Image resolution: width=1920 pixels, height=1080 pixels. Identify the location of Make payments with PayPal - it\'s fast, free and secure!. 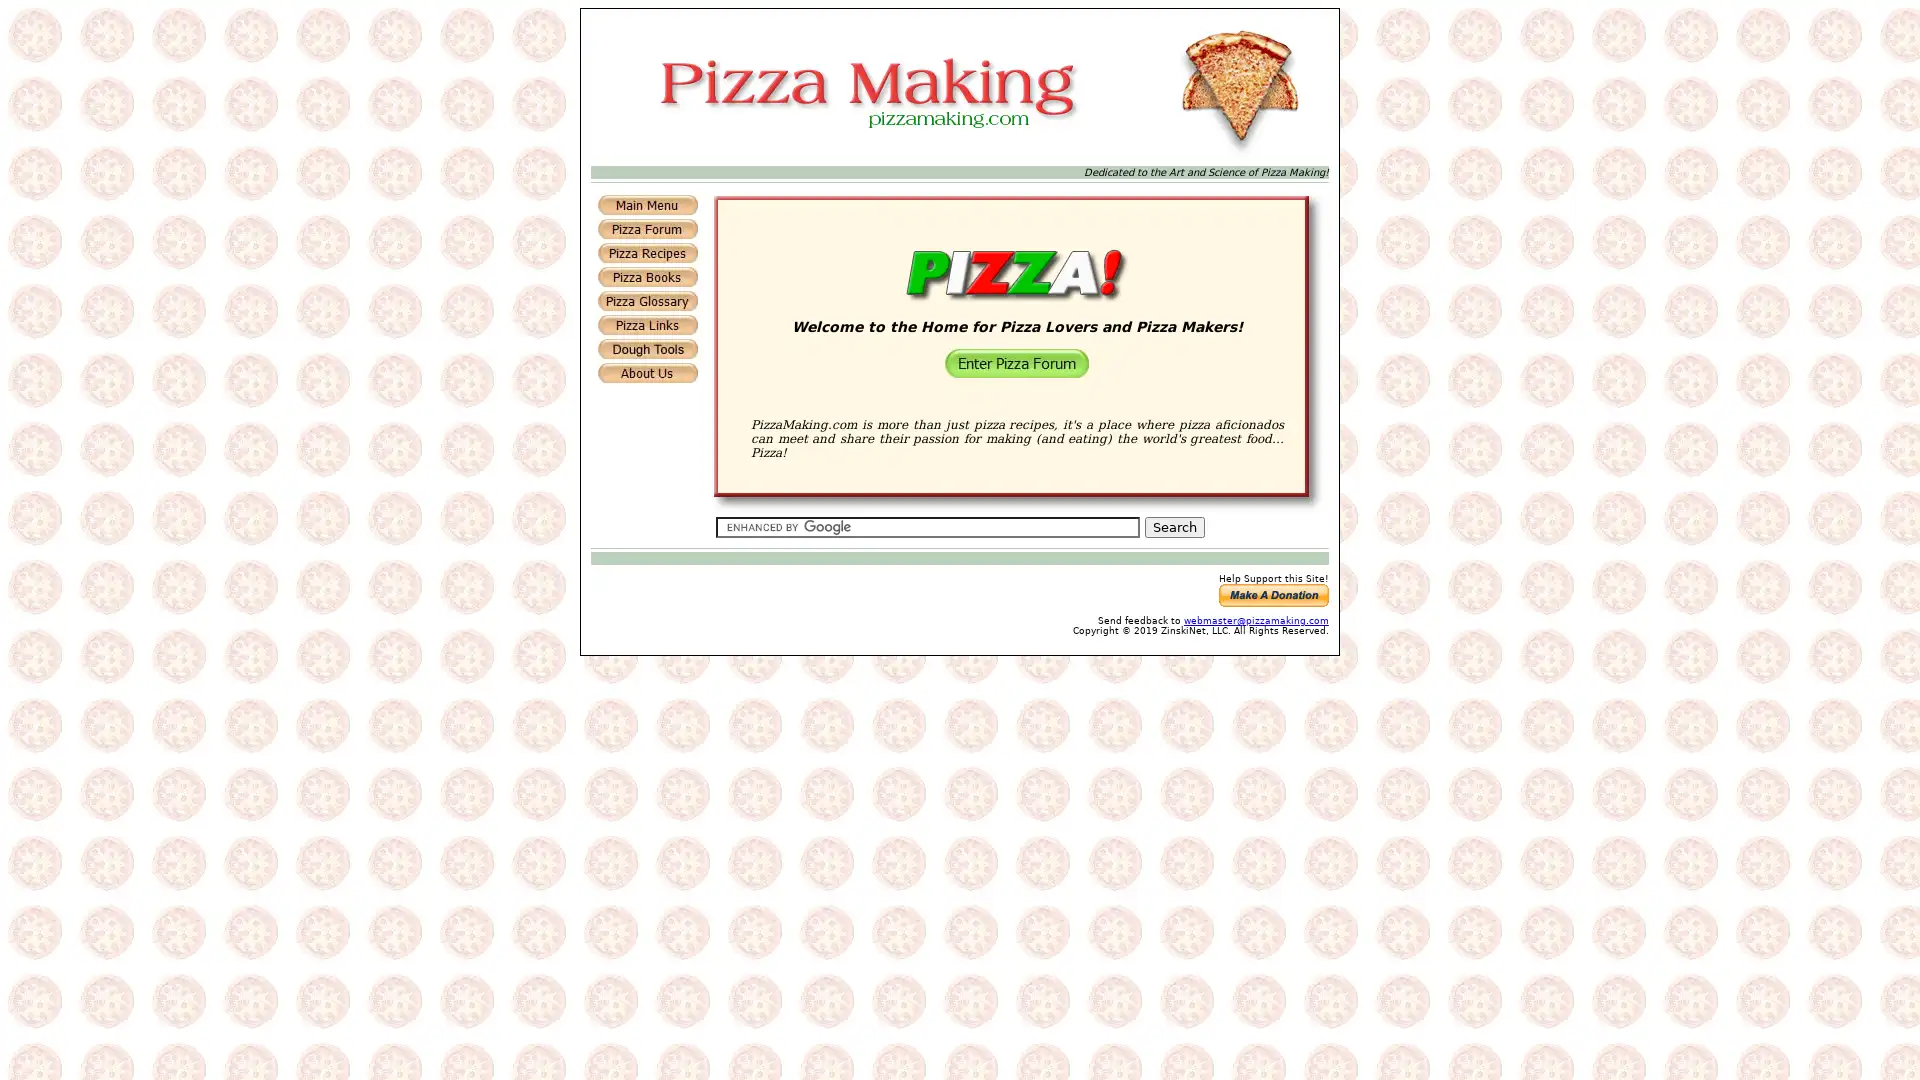
(1272, 594).